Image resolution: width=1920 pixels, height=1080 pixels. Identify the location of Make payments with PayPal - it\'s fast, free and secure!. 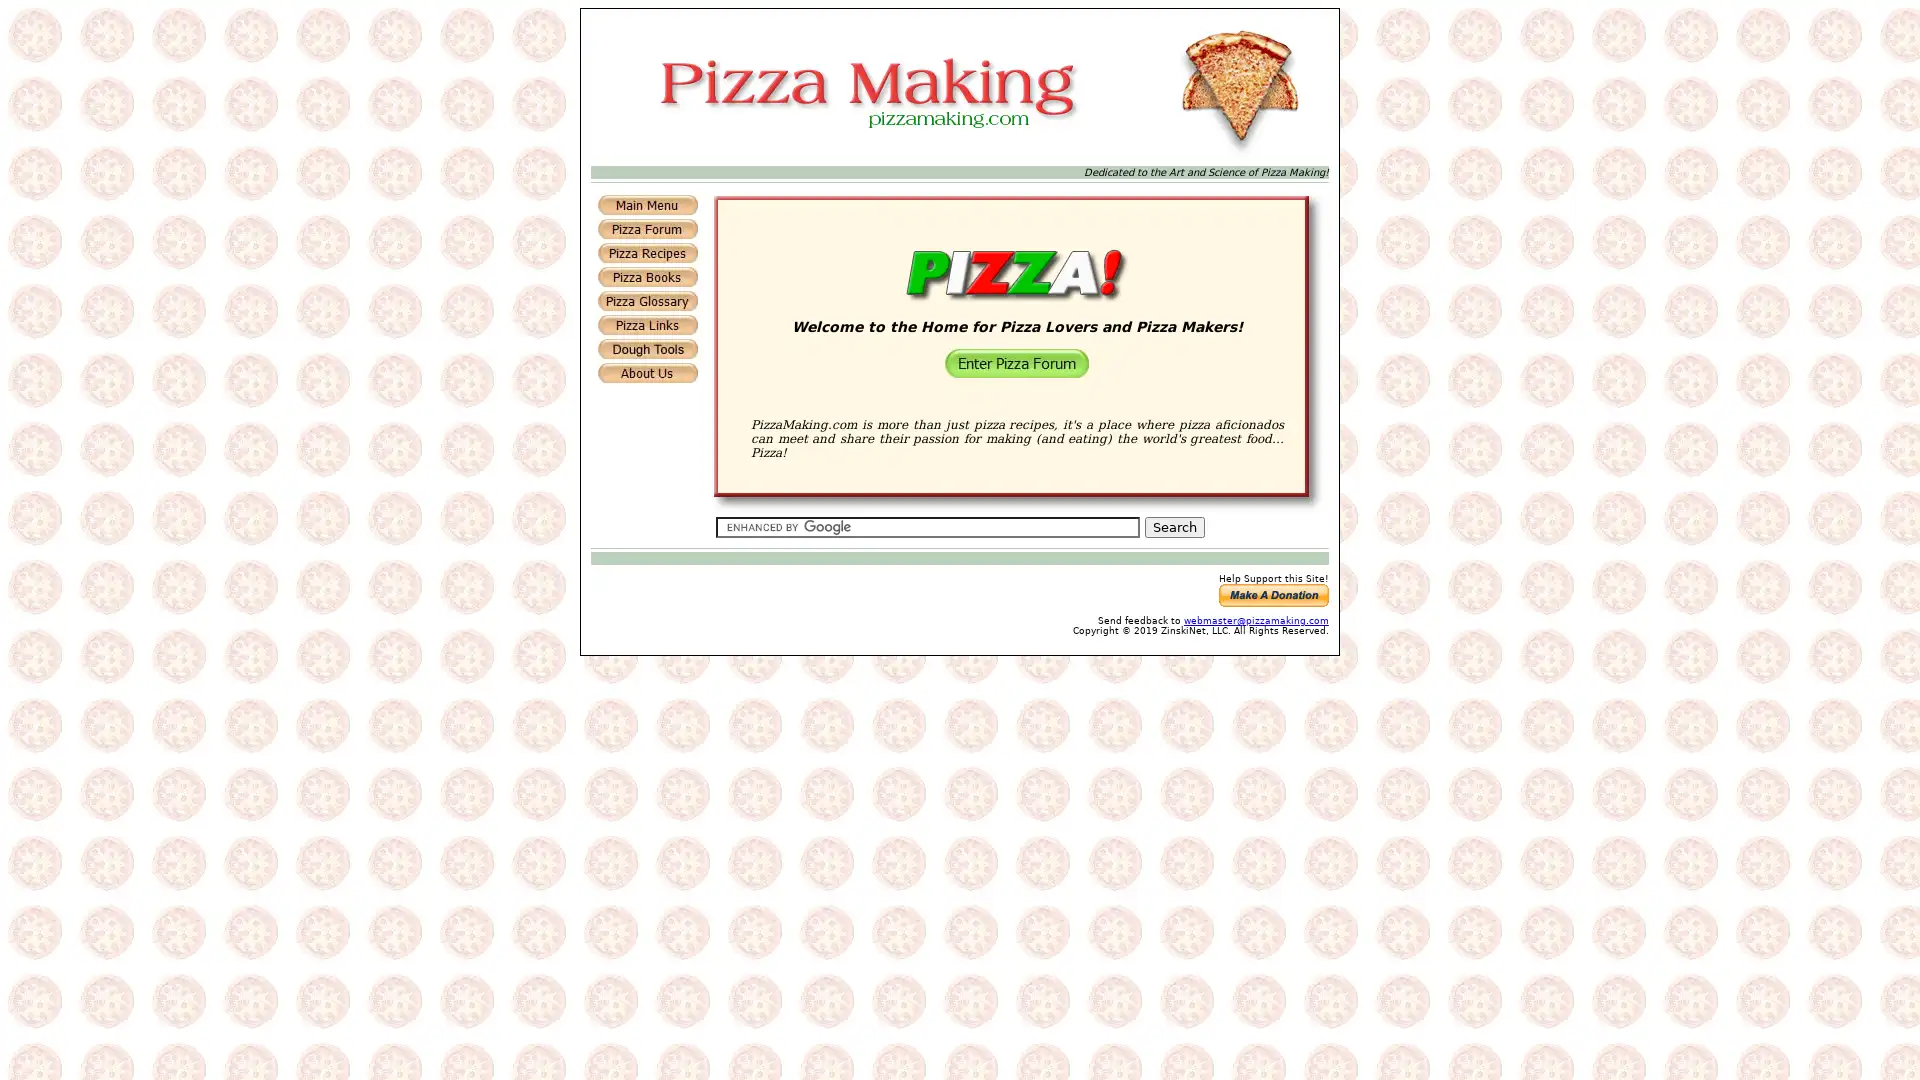
(1272, 594).